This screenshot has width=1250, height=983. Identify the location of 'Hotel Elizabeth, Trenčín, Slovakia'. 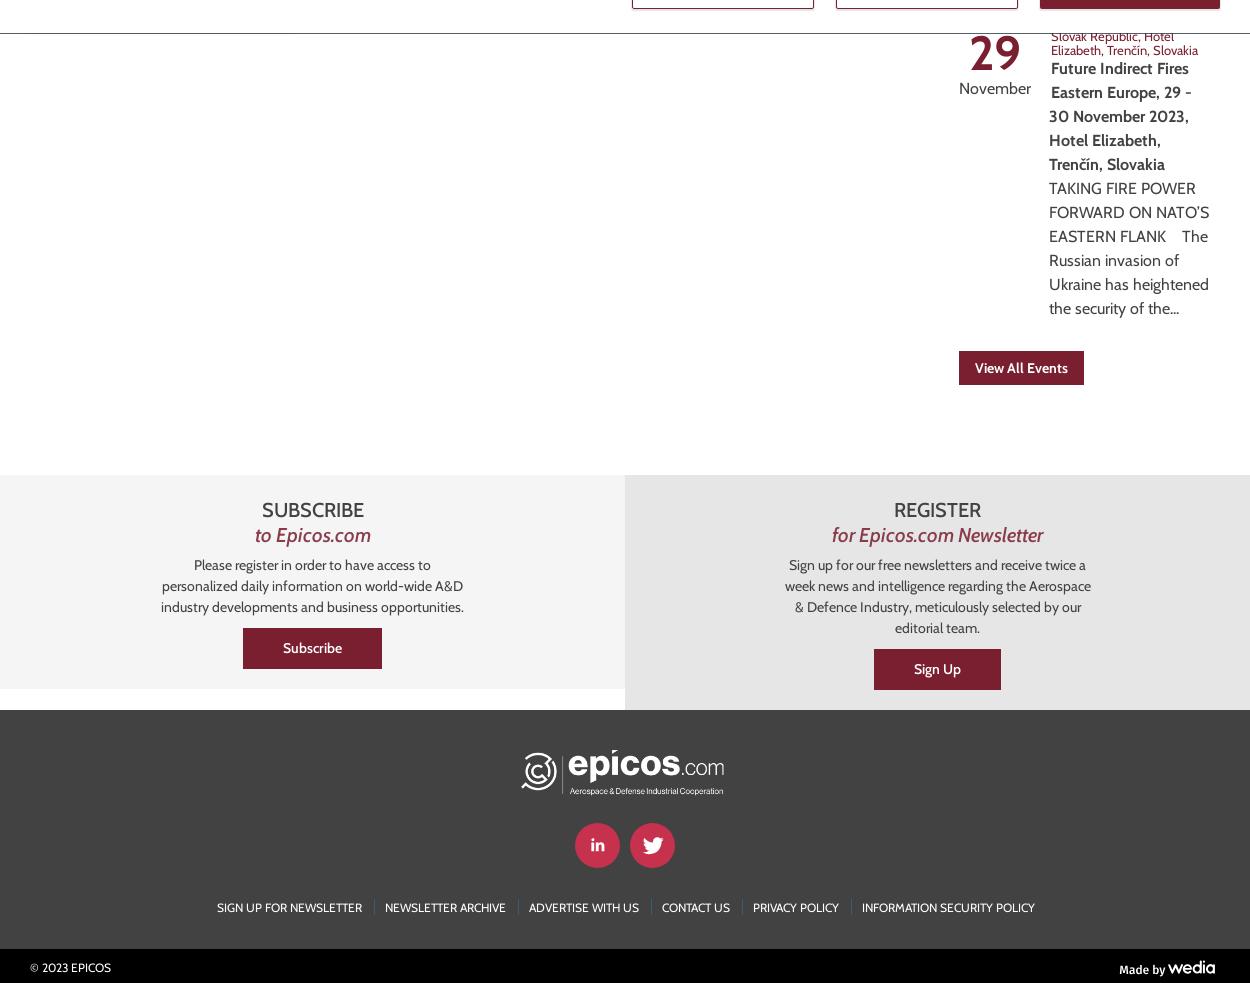
(1123, 40).